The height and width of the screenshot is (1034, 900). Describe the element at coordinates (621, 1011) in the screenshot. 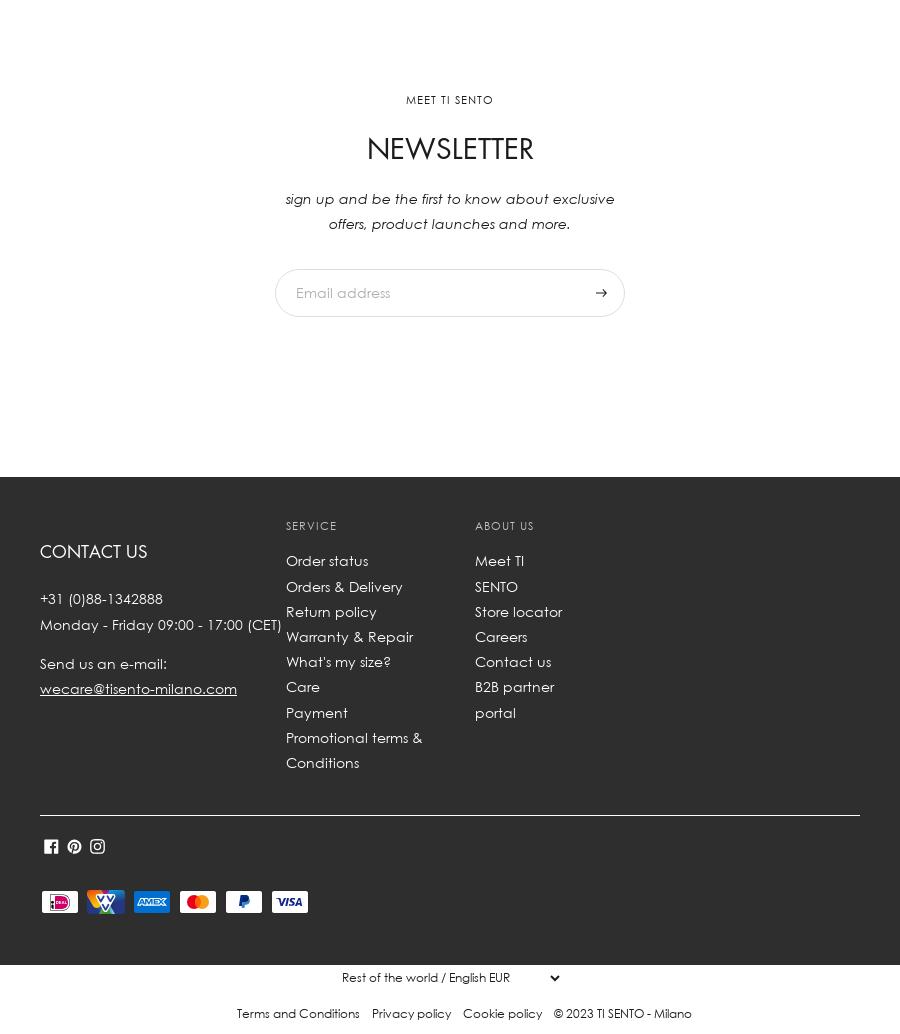

I see `'© 2023 TI SENTO - Milano'` at that location.